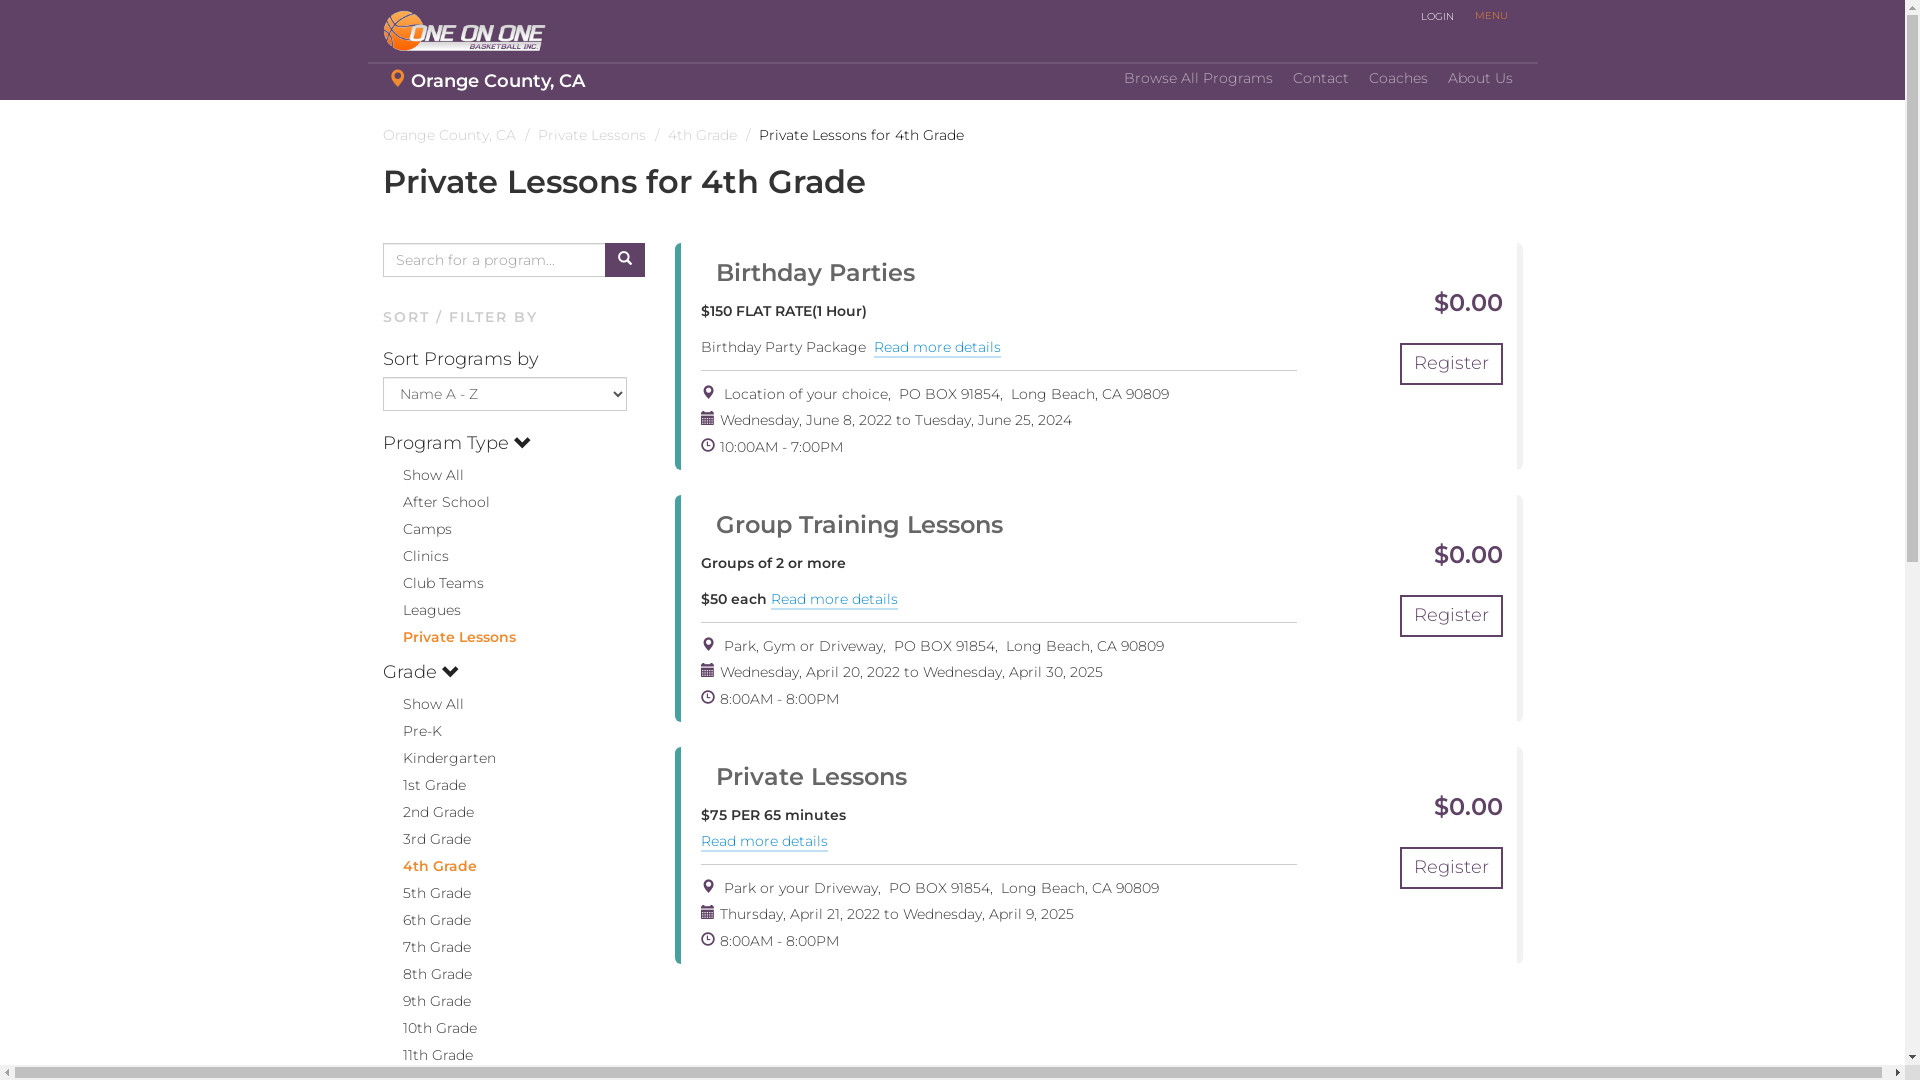 The width and height of the screenshot is (1920, 1080). What do you see at coordinates (470, 30) in the screenshot?
I see `'Home'` at bounding box center [470, 30].